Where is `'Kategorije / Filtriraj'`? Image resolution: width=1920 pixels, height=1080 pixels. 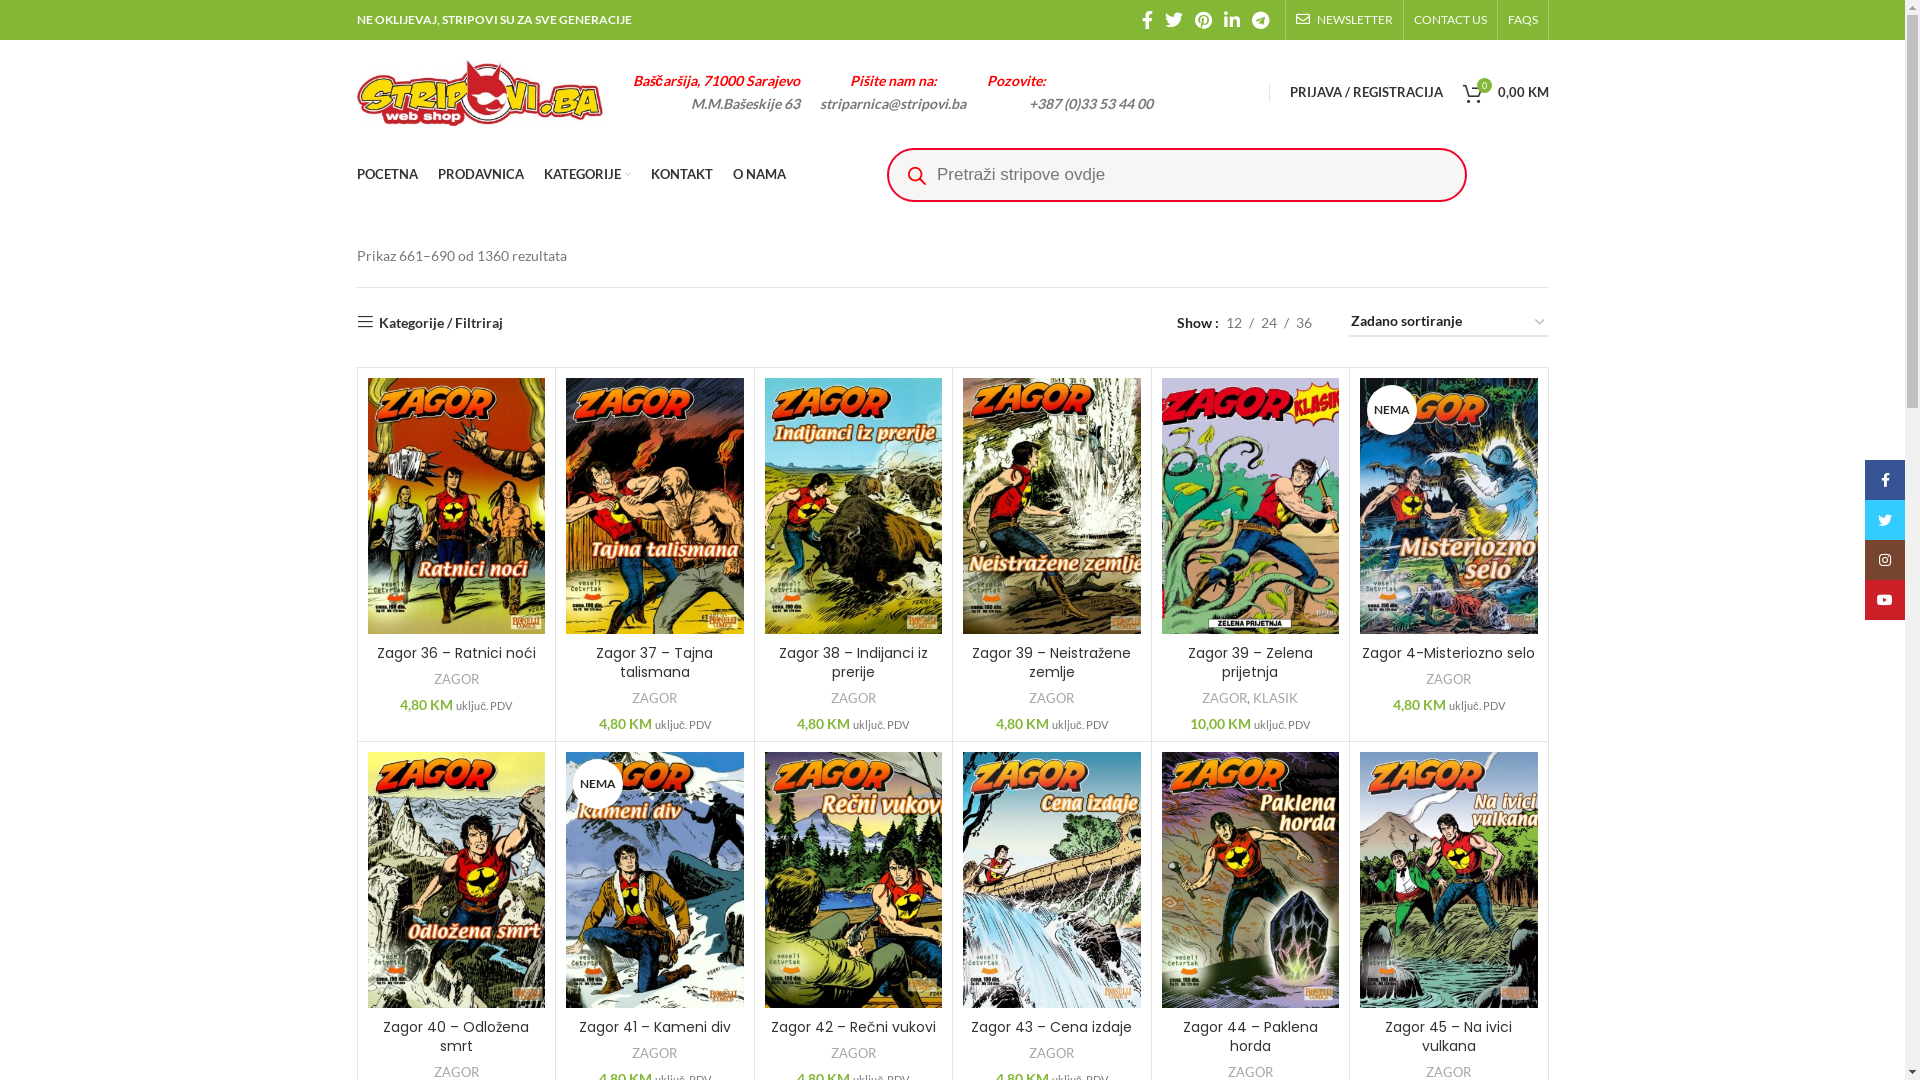
'Kategorije / Filtriraj' is located at coordinates (427, 321).